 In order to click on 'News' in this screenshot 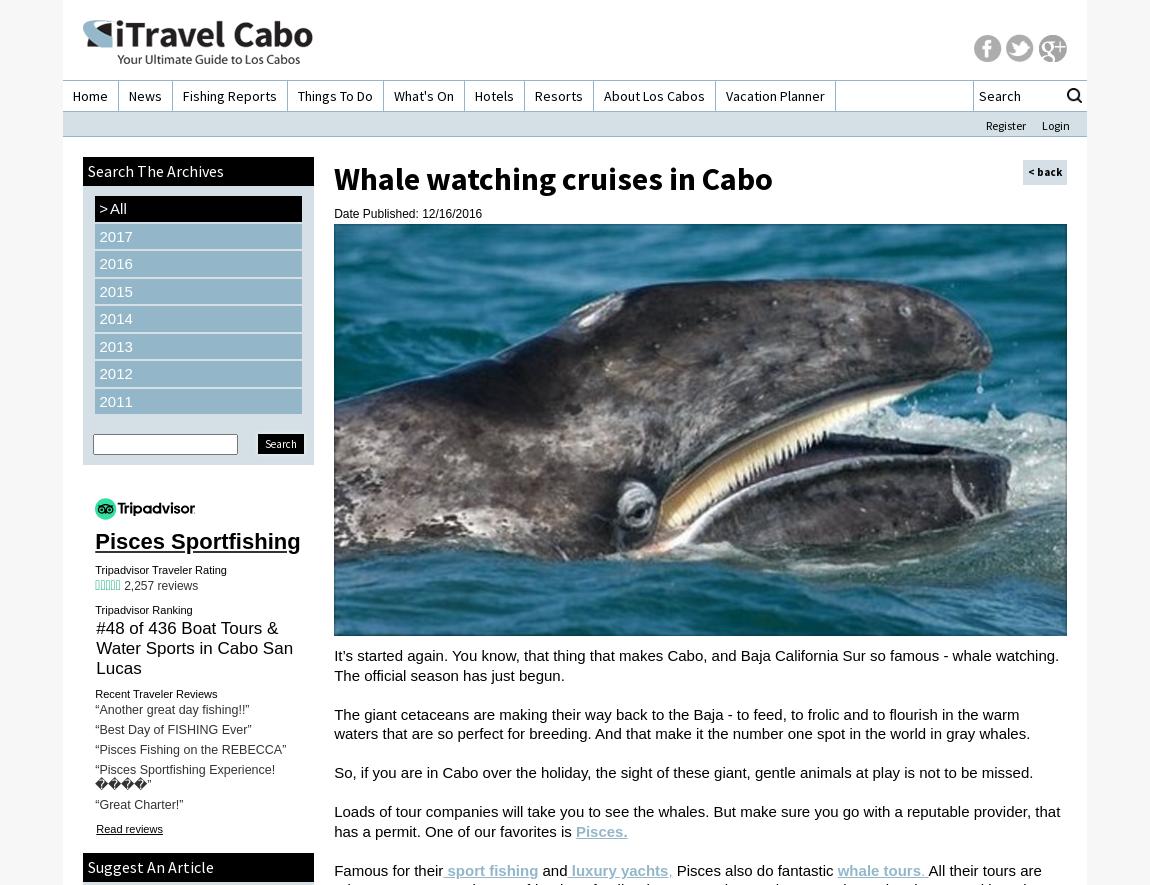, I will do `click(144, 96)`.